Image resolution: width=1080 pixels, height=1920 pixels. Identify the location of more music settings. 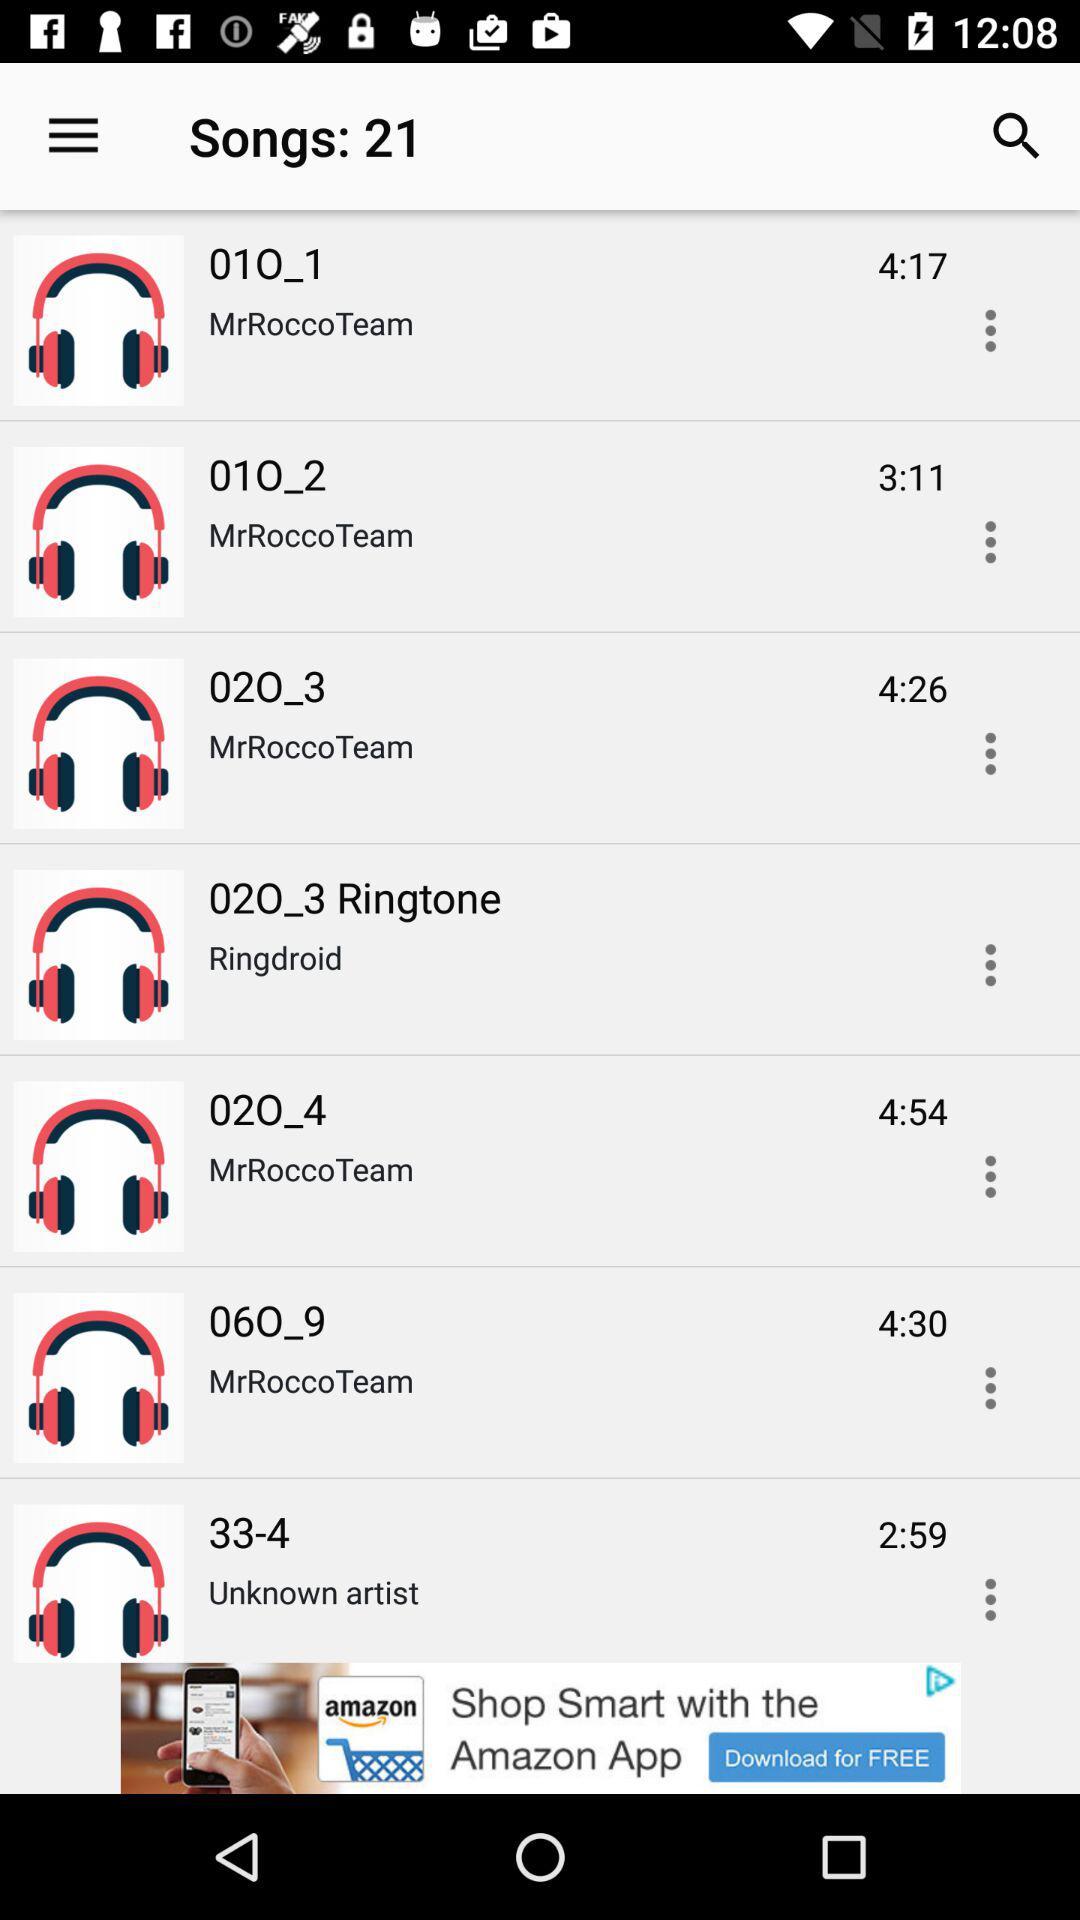
(990, 1176).